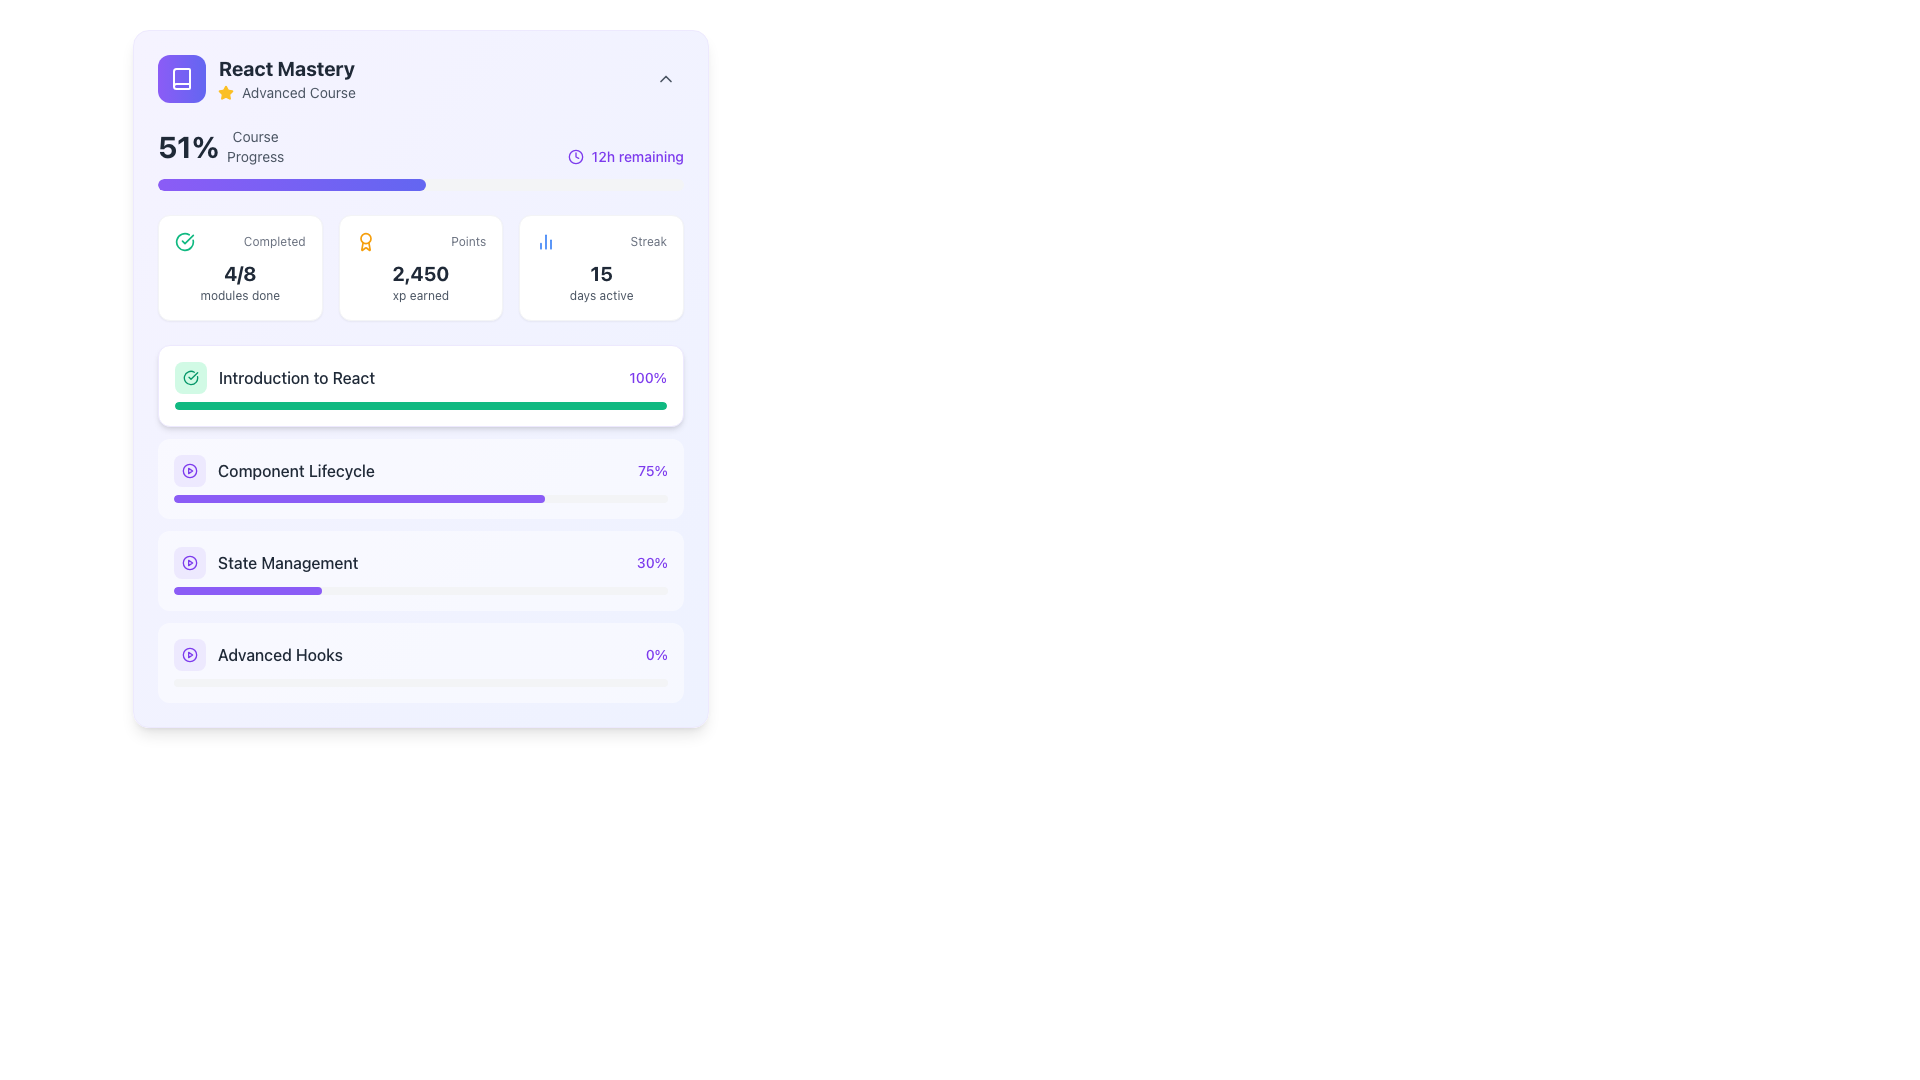  Describe the element at coordinates (600, 296) in the screenshot. I see `static text label displaying 'days active' located below the bold numerical value '15' in the 'Streak' dashboard card` at that location.